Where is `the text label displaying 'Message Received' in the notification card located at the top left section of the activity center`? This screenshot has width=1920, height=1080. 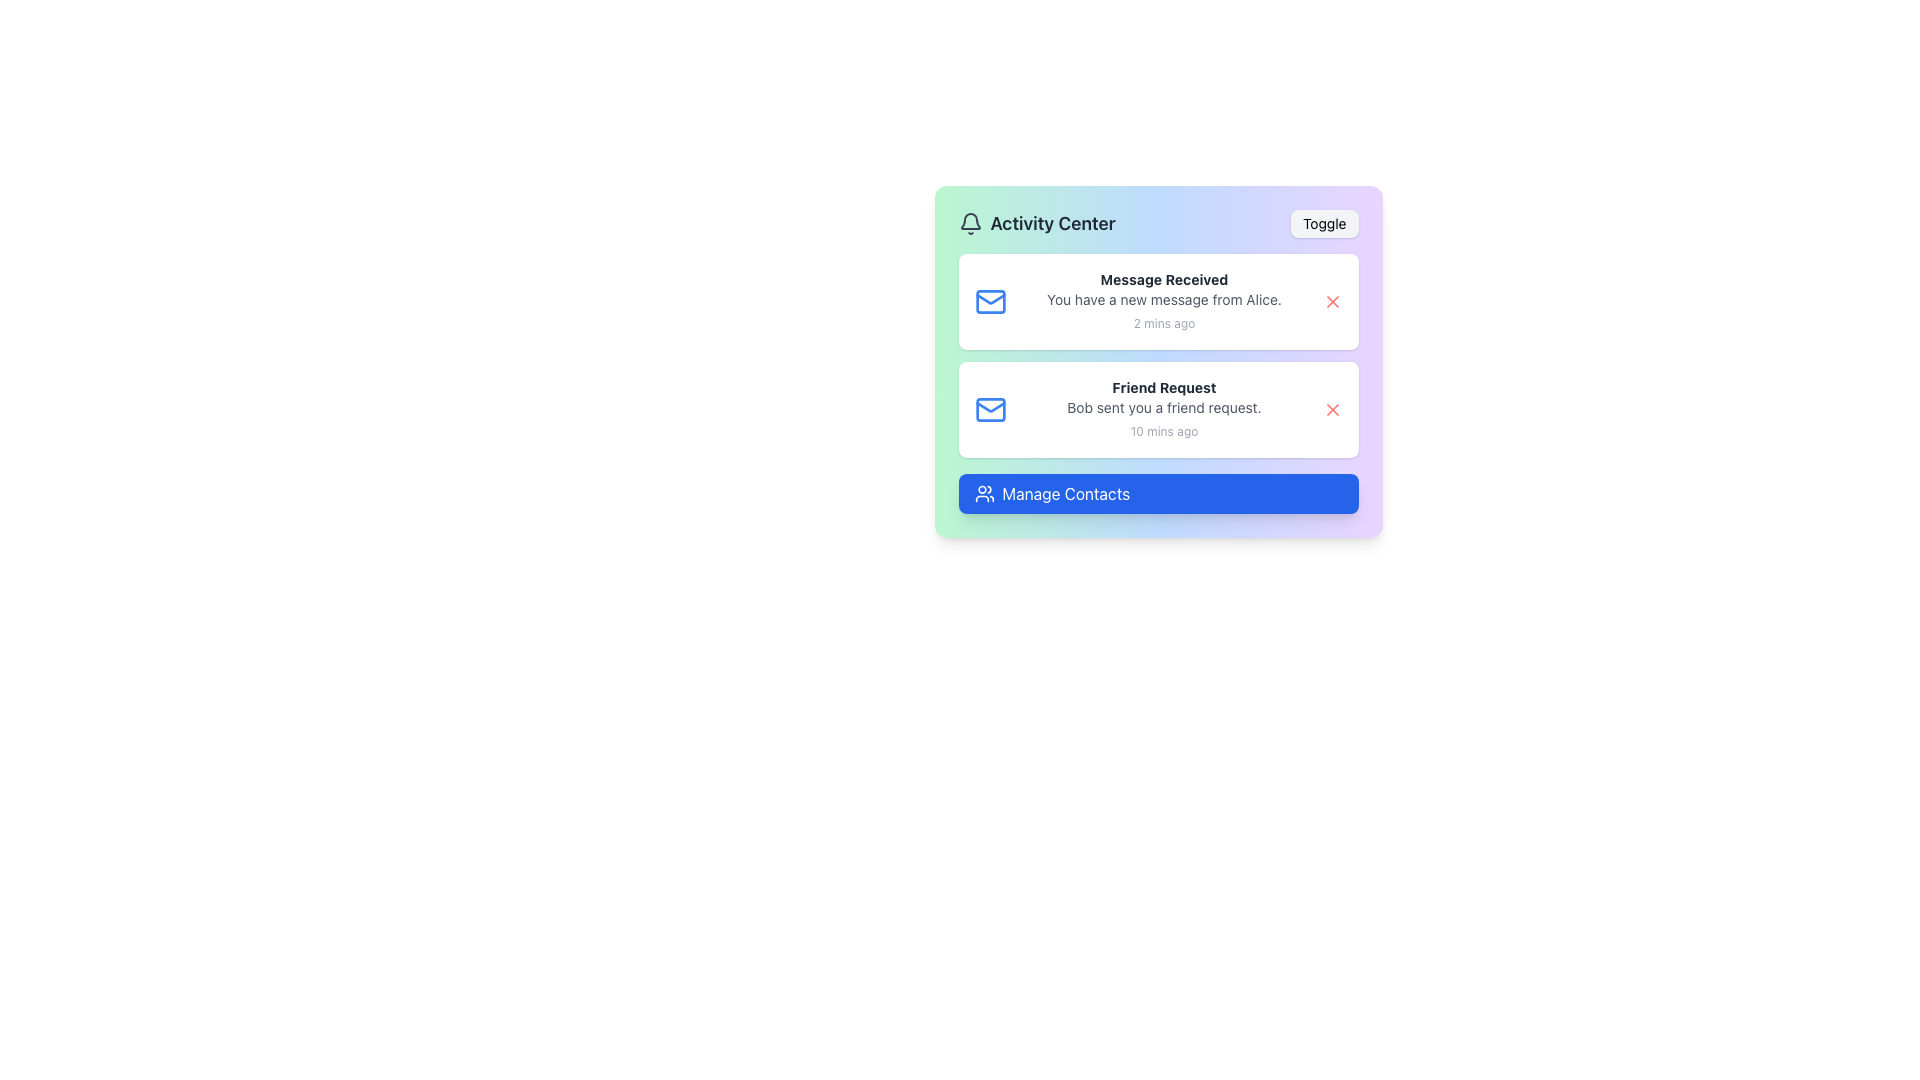
the text label displaying 'Message Received' in the notification card located at the top left section of the activity center is located at coordinates (1164, 280).